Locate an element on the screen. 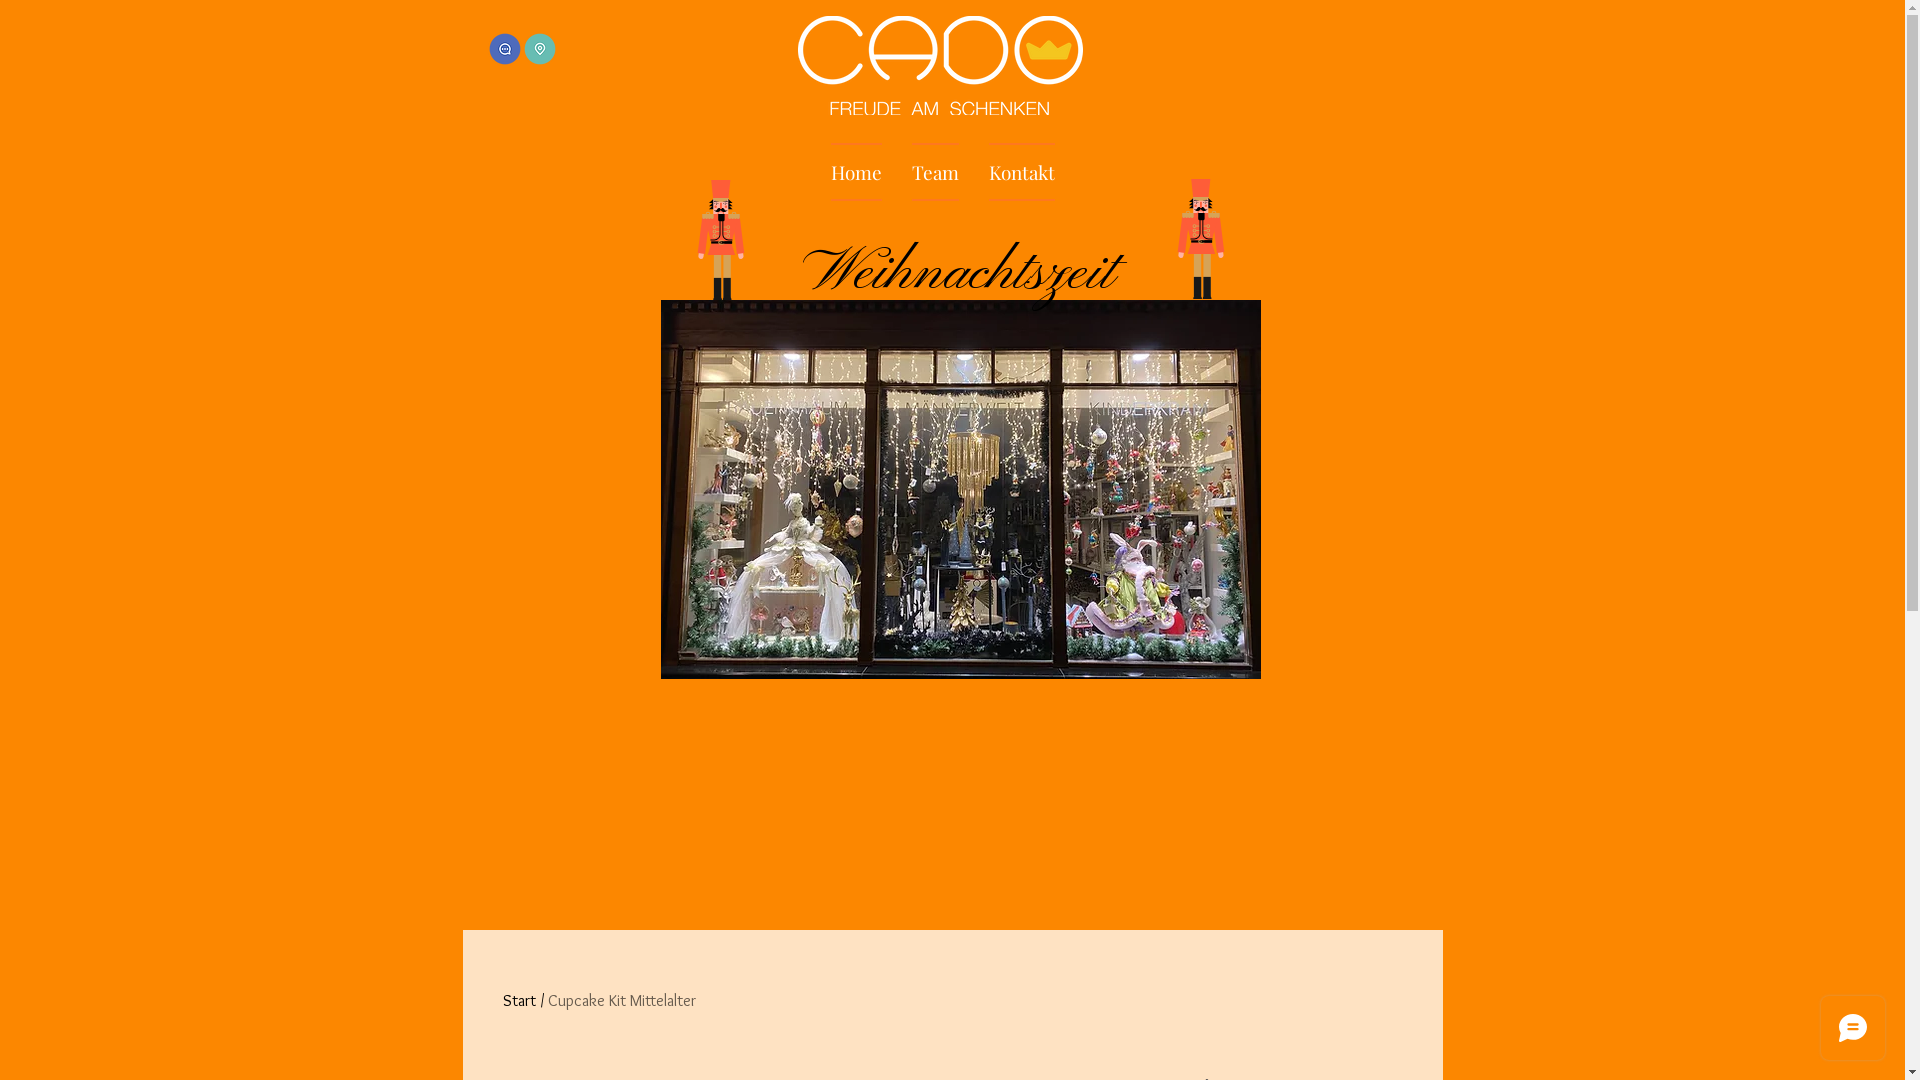 The width and height of the screenshot is (1920, 1080). 'Start' is located at coordinates (518, 1000).